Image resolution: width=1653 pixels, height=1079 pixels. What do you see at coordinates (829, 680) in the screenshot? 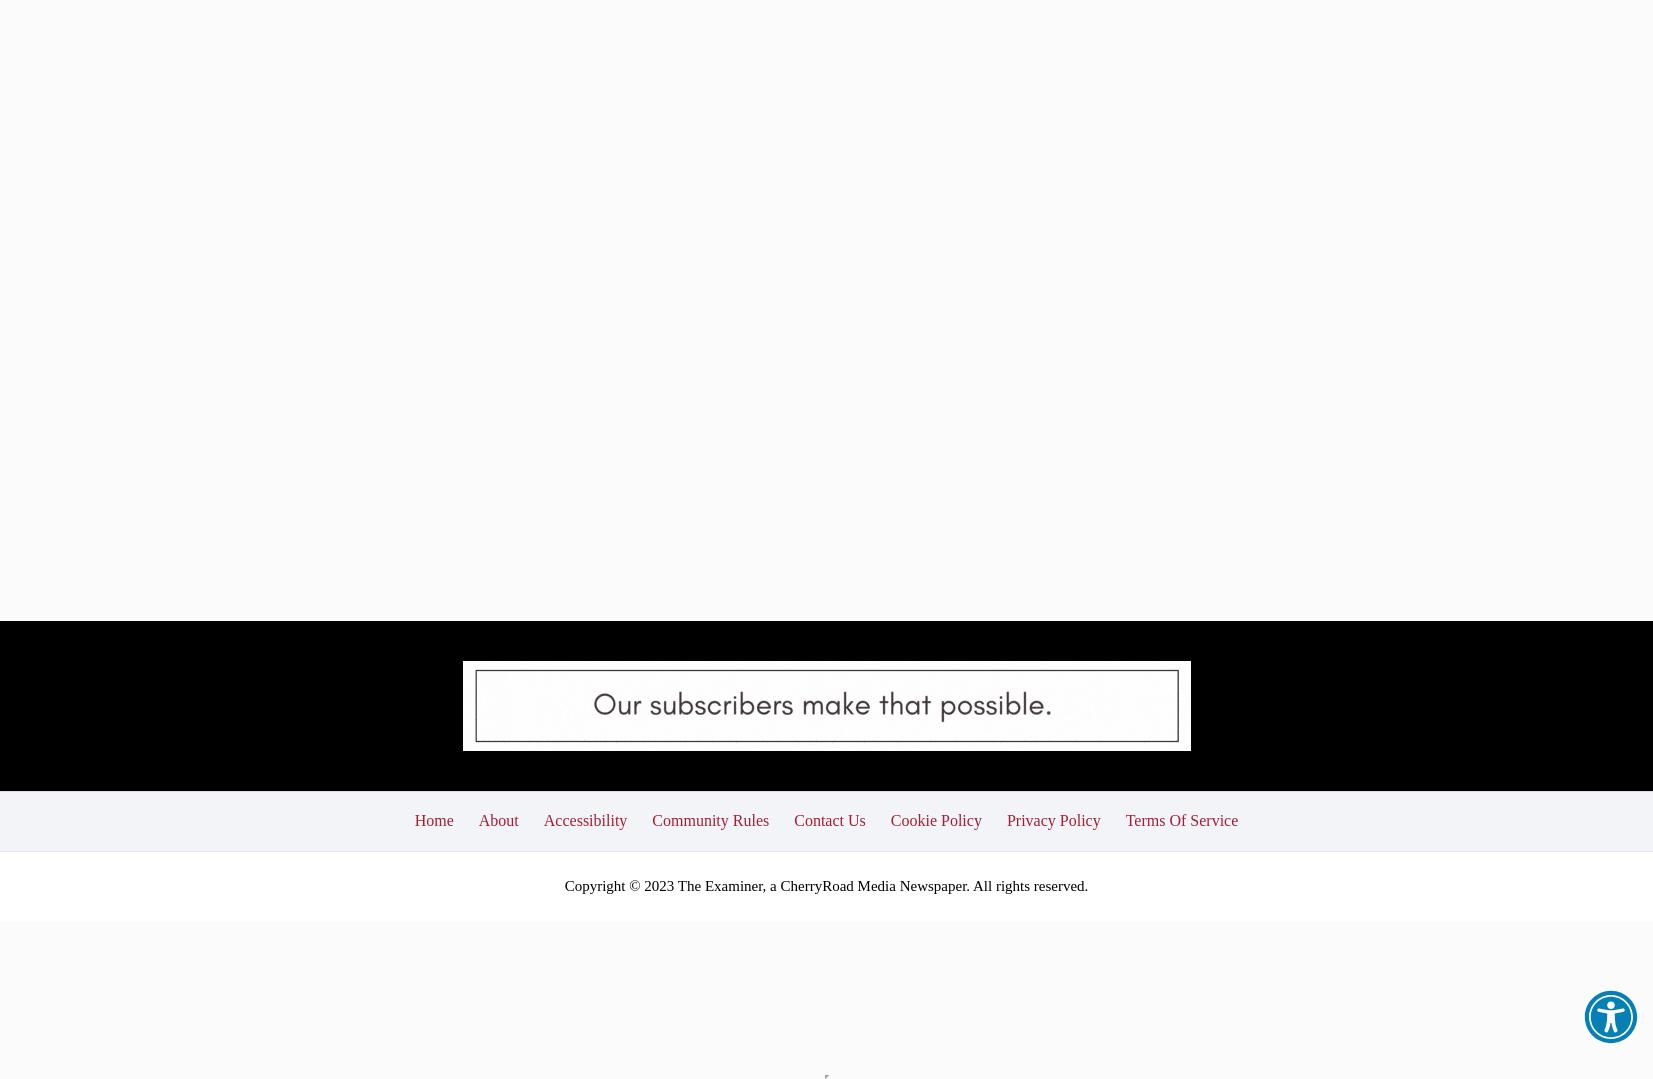
I see `'Contact Us'` at bounding box center [829, 680].